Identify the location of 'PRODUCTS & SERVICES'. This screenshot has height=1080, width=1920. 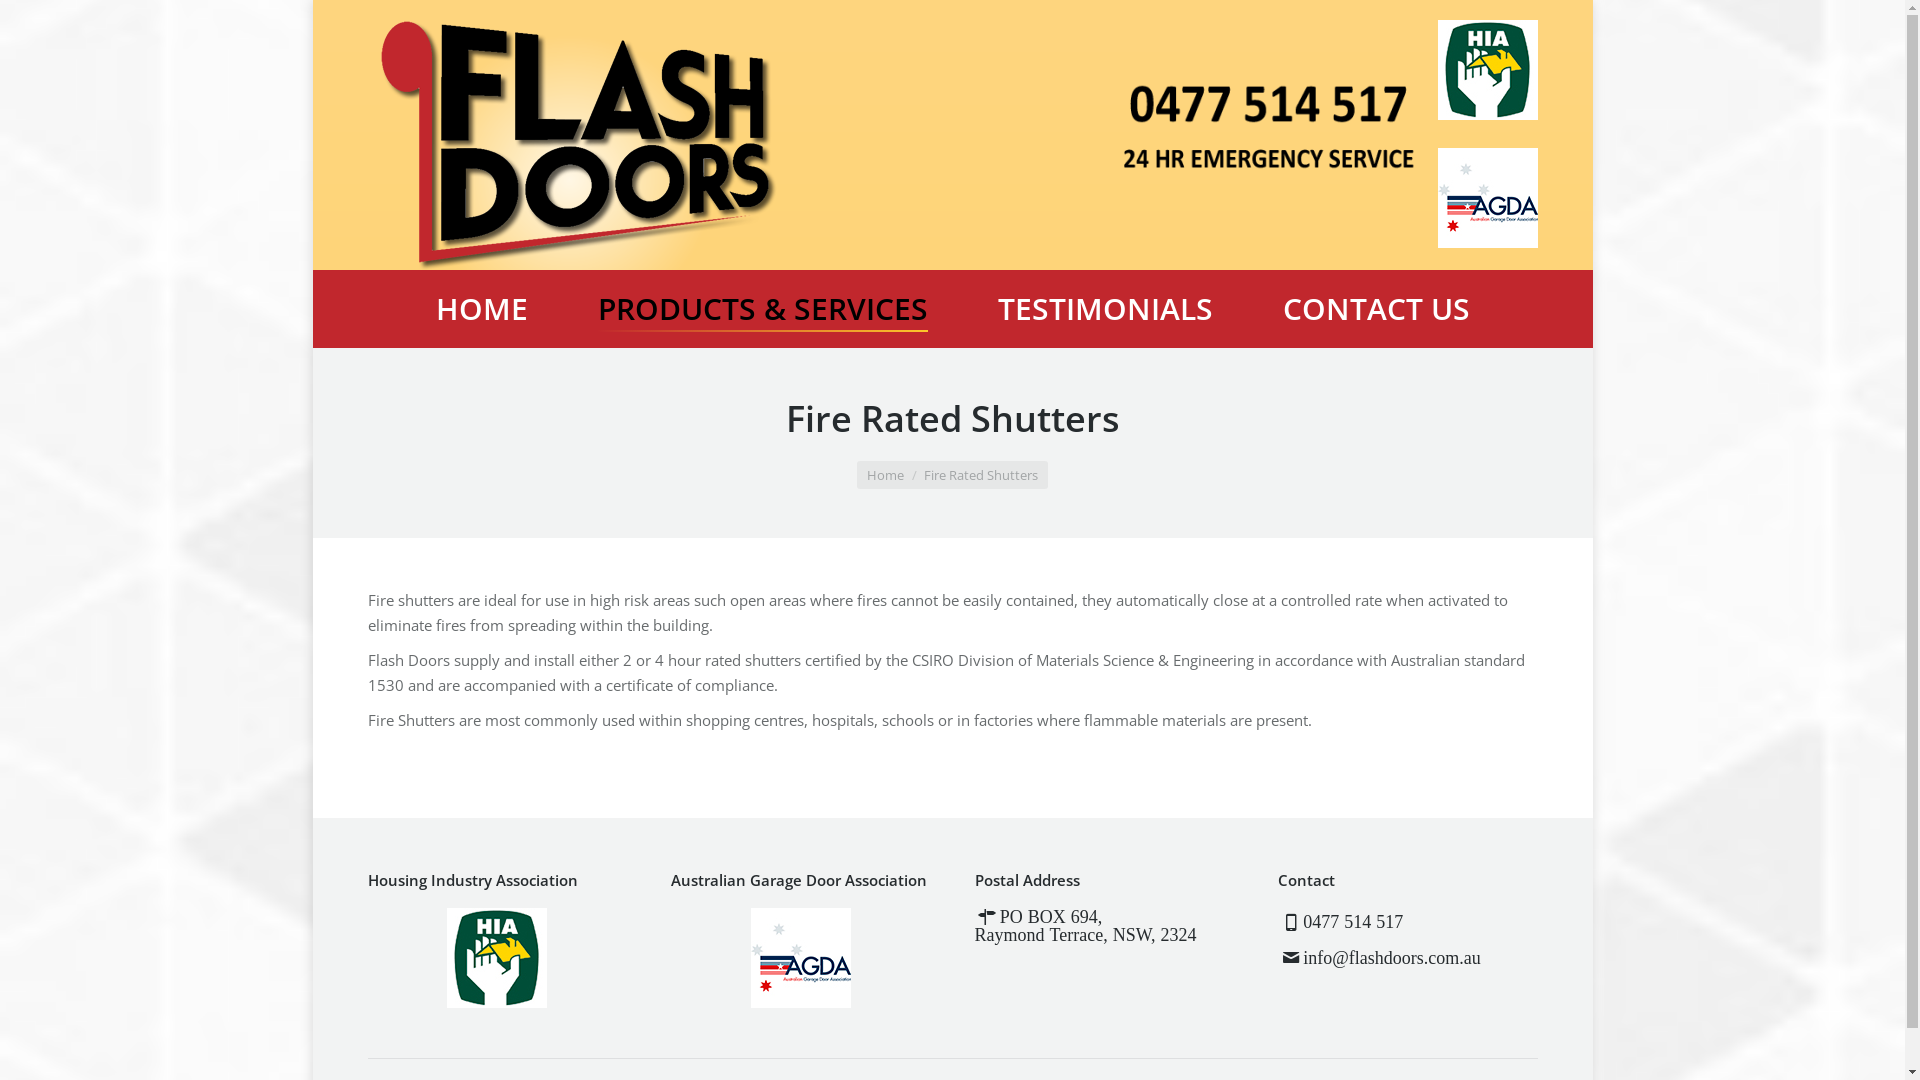
(761, 308).